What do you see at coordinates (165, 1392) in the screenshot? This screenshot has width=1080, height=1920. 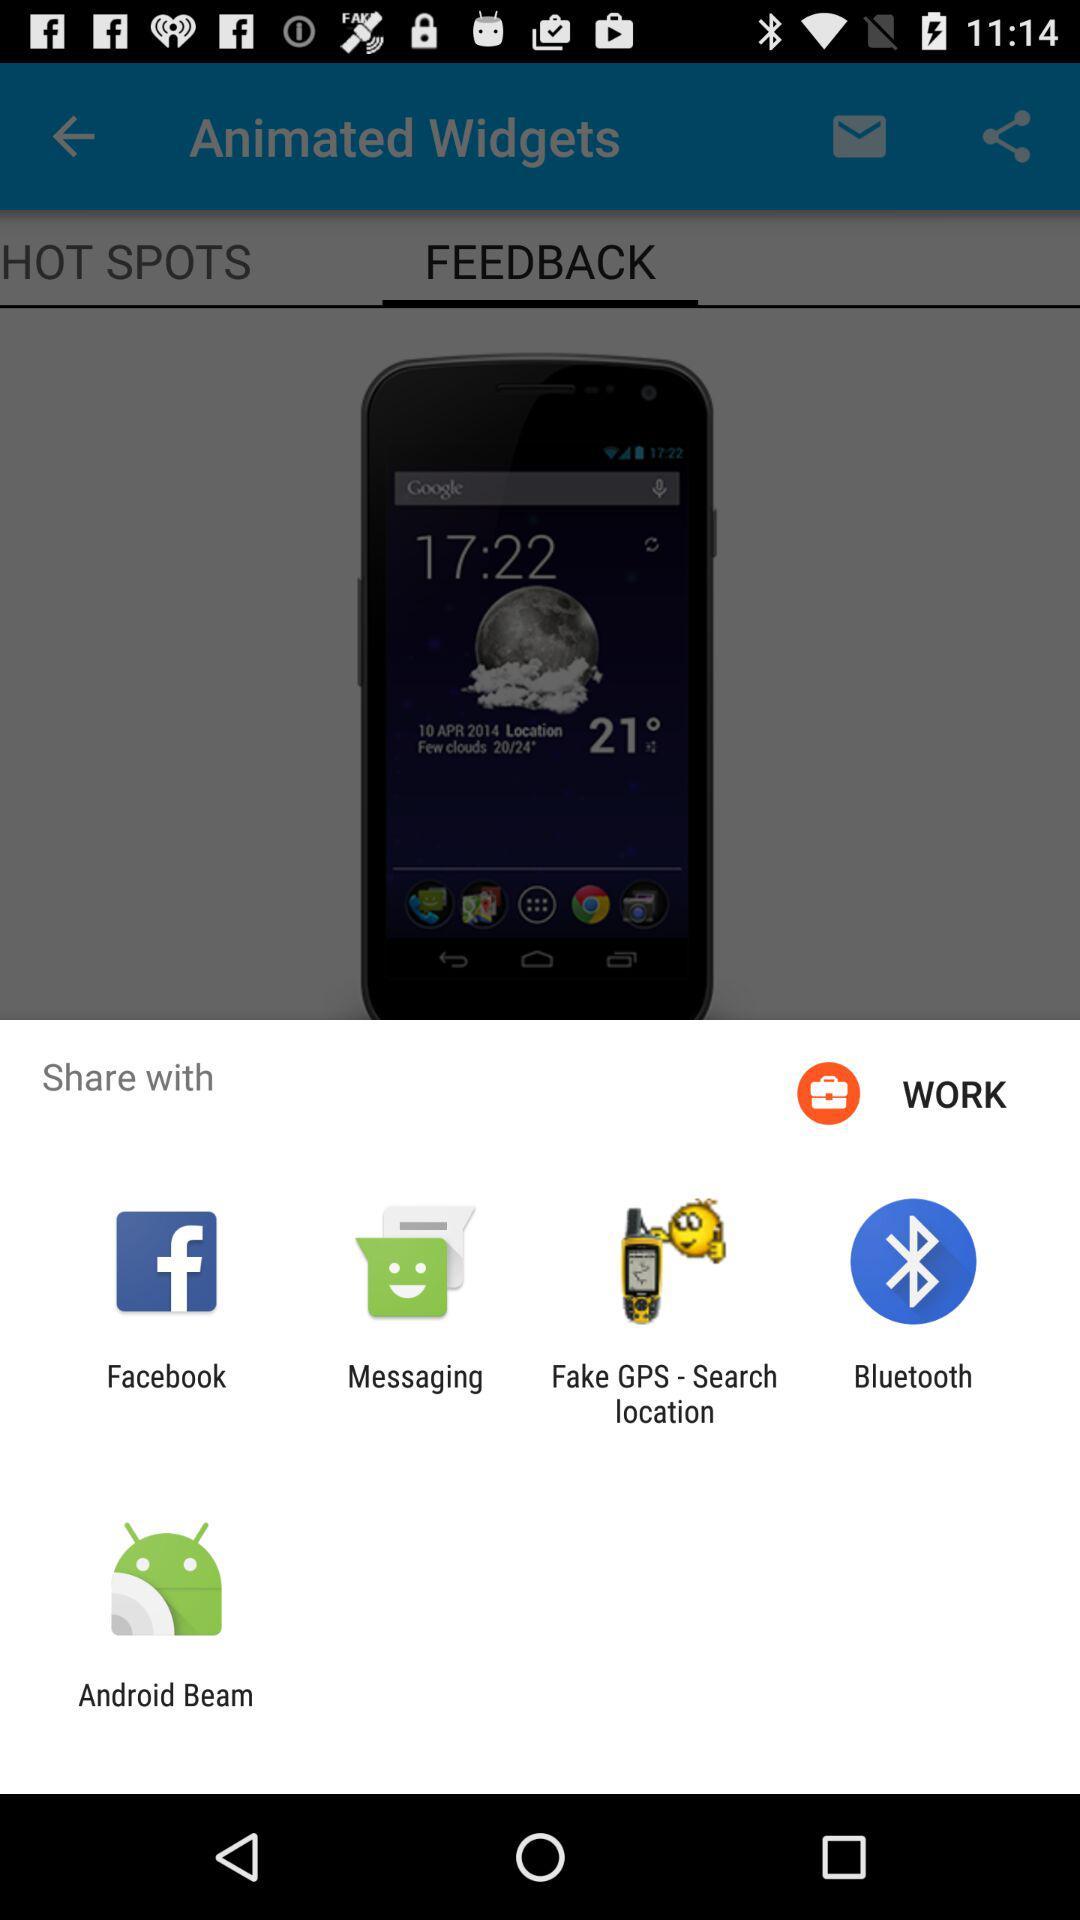 I see `facebook icon` at bounding box center [165, 1392].